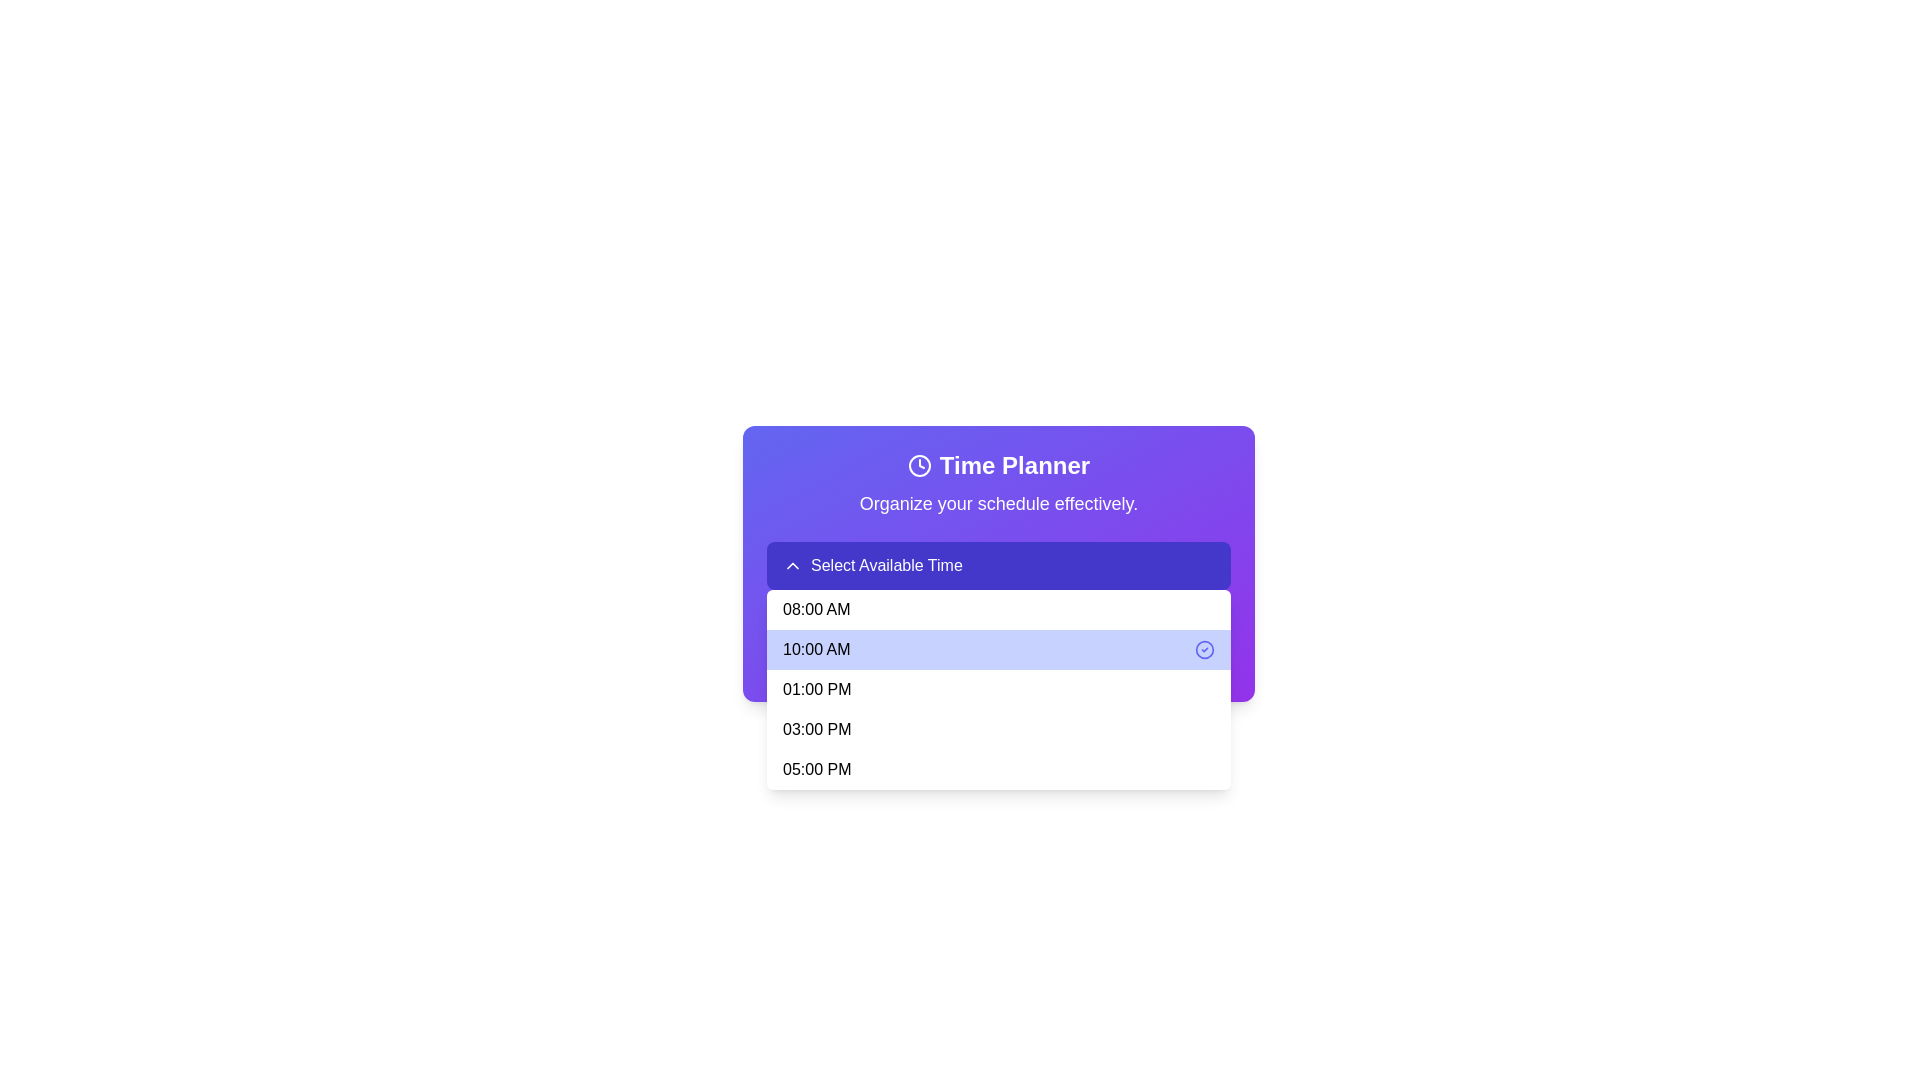 The height and width of the screenshot is (1080, 1920). What do you see at coordinates (998, 563) in the screenshot?
I see `a highlighted time slot in the 'Time Planner' panel` at bounding box center [998, 563].